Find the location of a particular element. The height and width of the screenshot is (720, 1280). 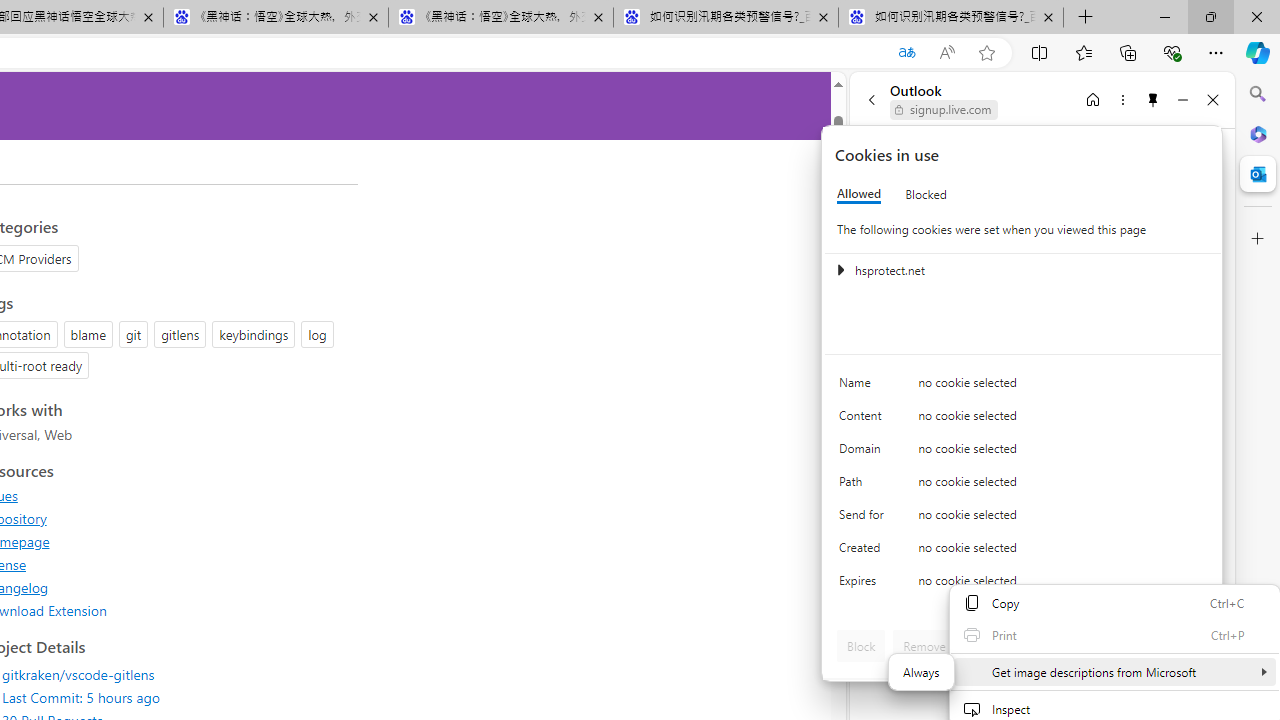

'Path' is located at coordinates (865, 486).